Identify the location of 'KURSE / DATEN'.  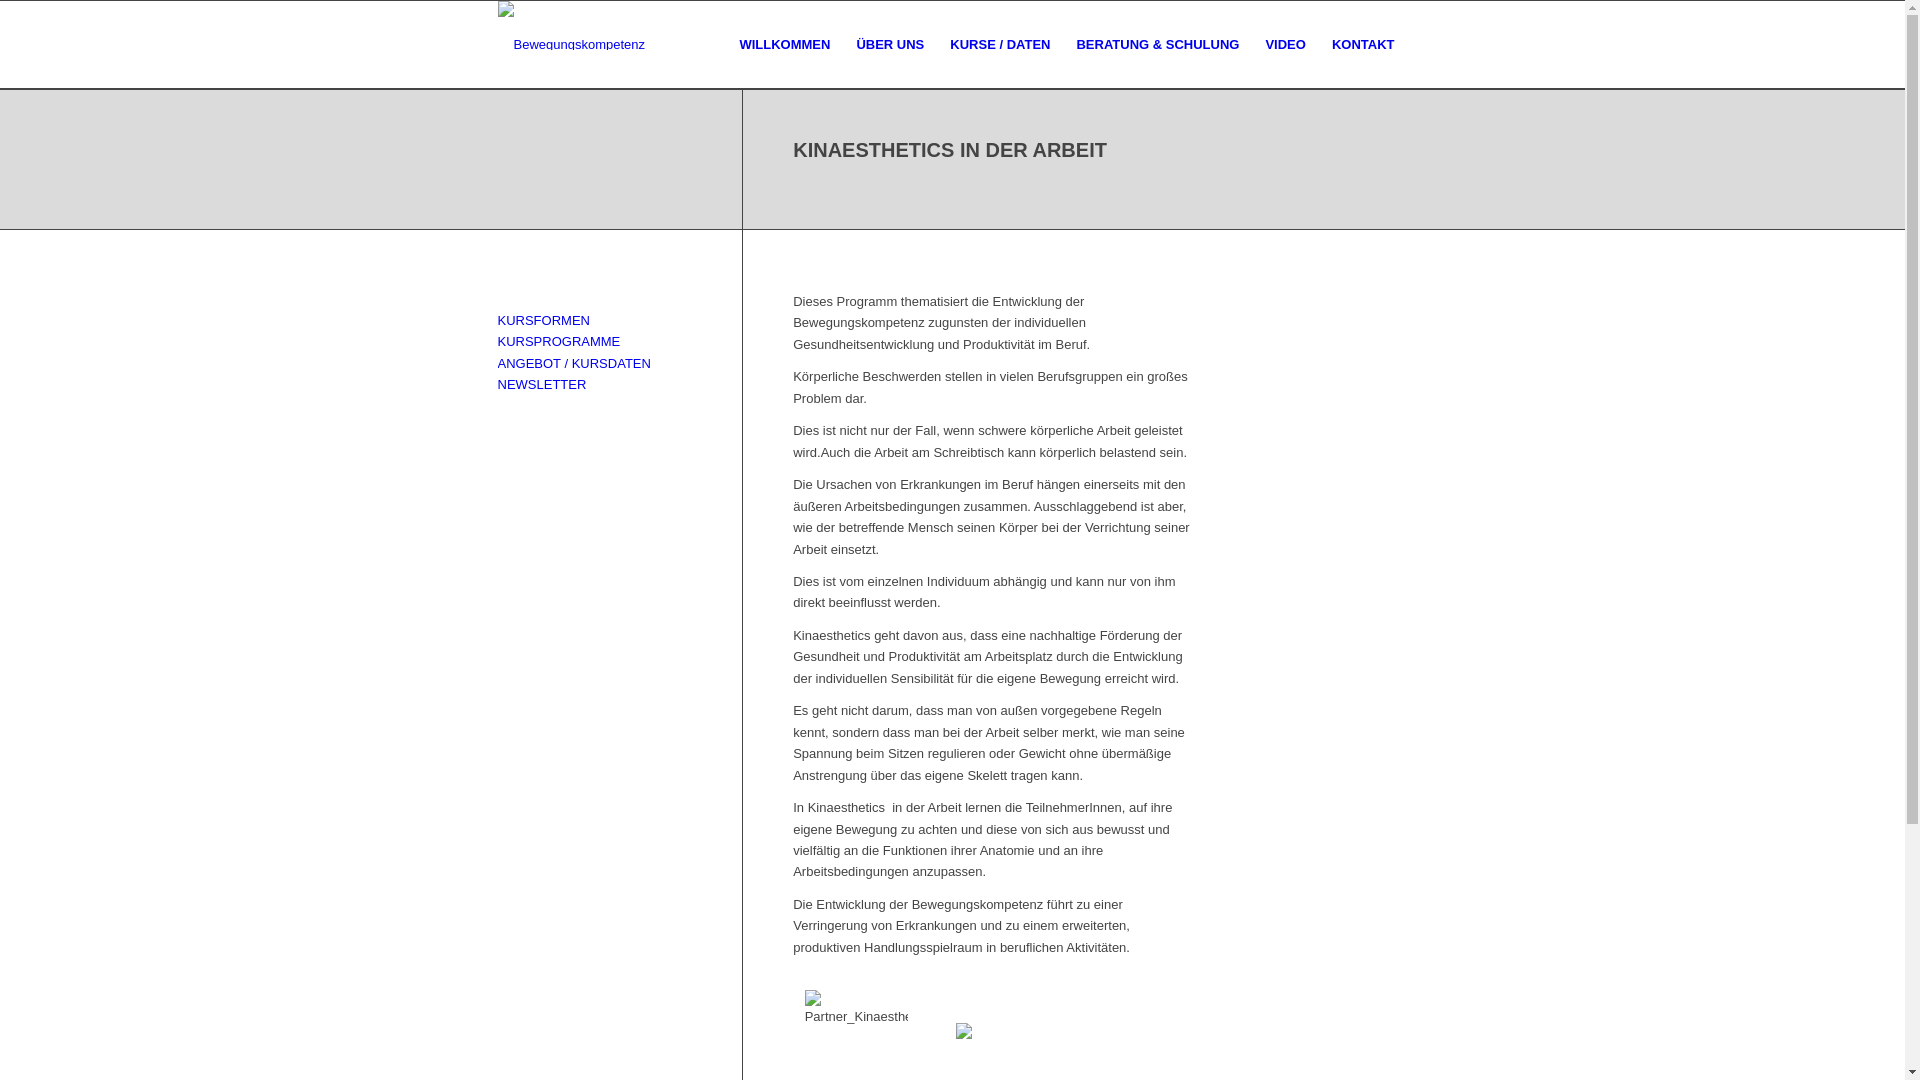
(999, 45).